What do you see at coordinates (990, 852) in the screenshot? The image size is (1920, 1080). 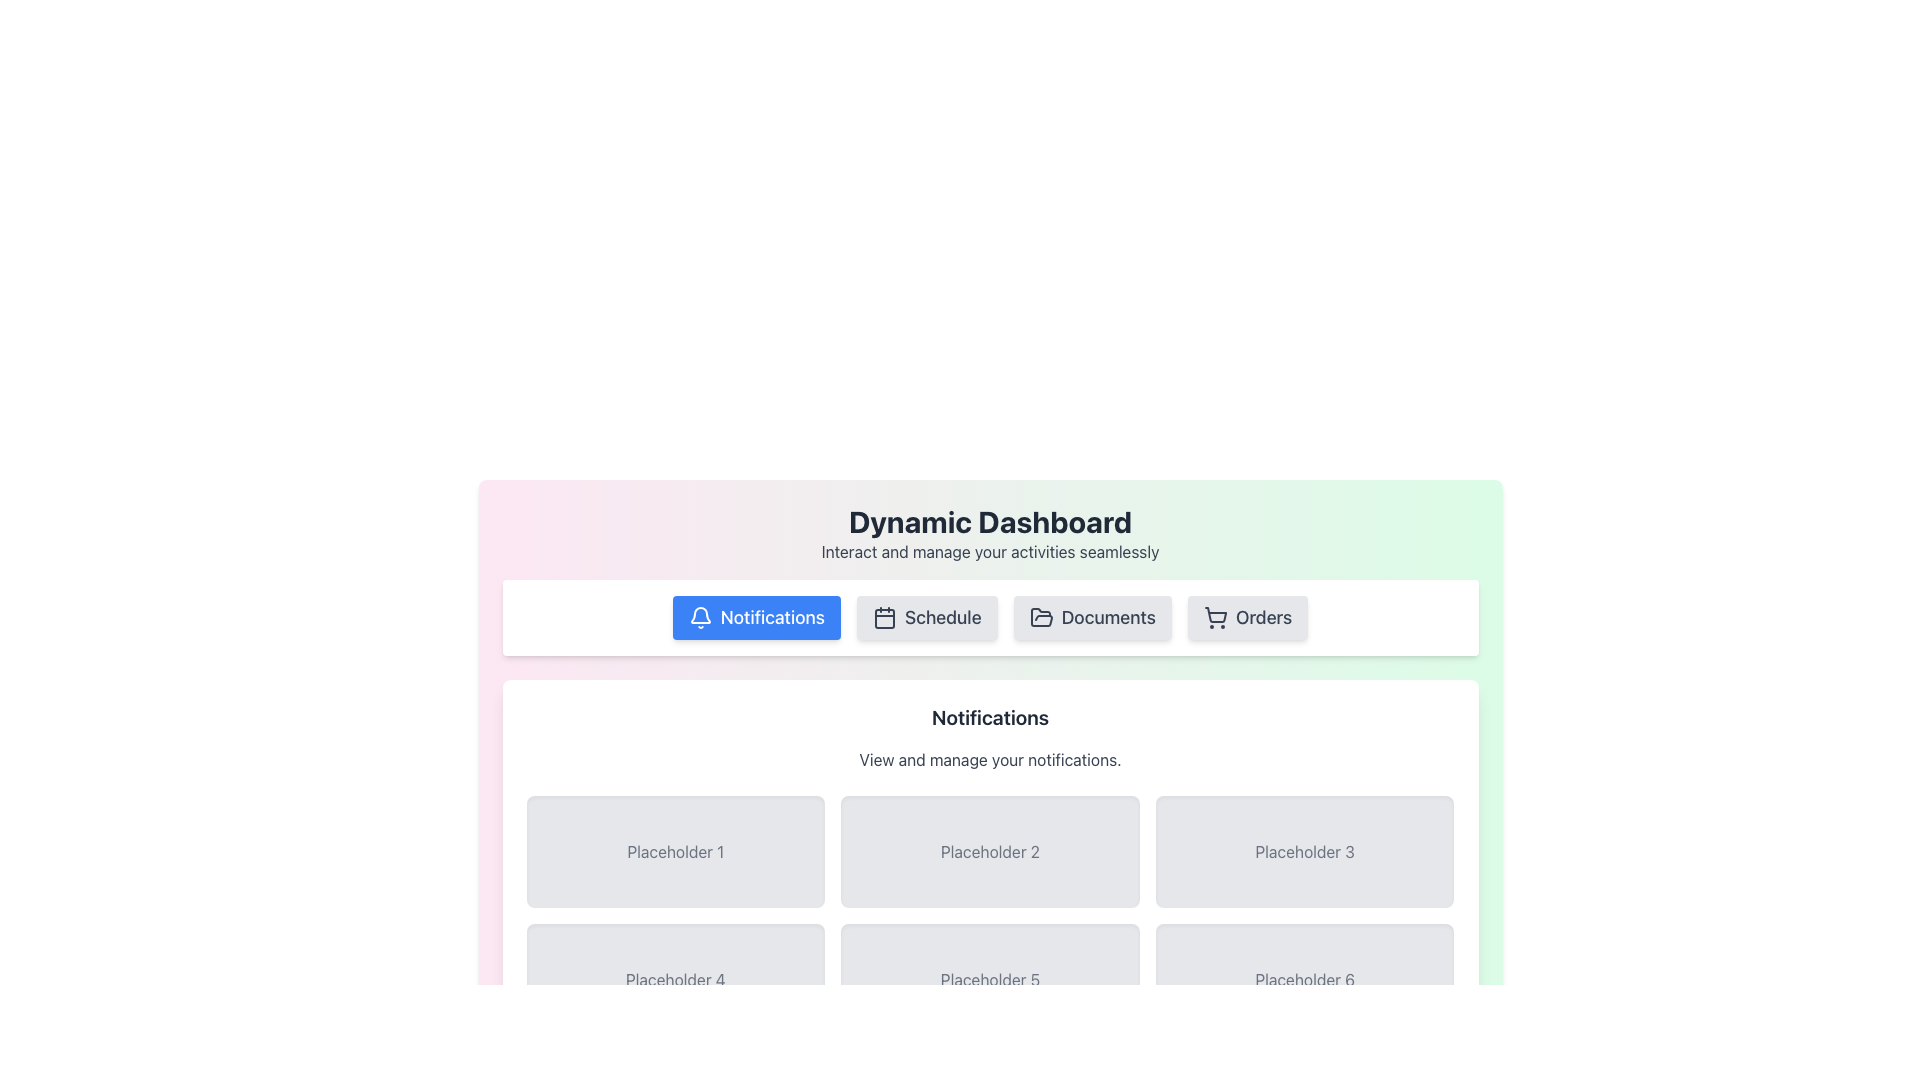 I see `the second item in the grid layout, which is a Static content box used for layout or content demonstration purposes, located below the 'Notifications' section title` at bounding box center [990, 852].